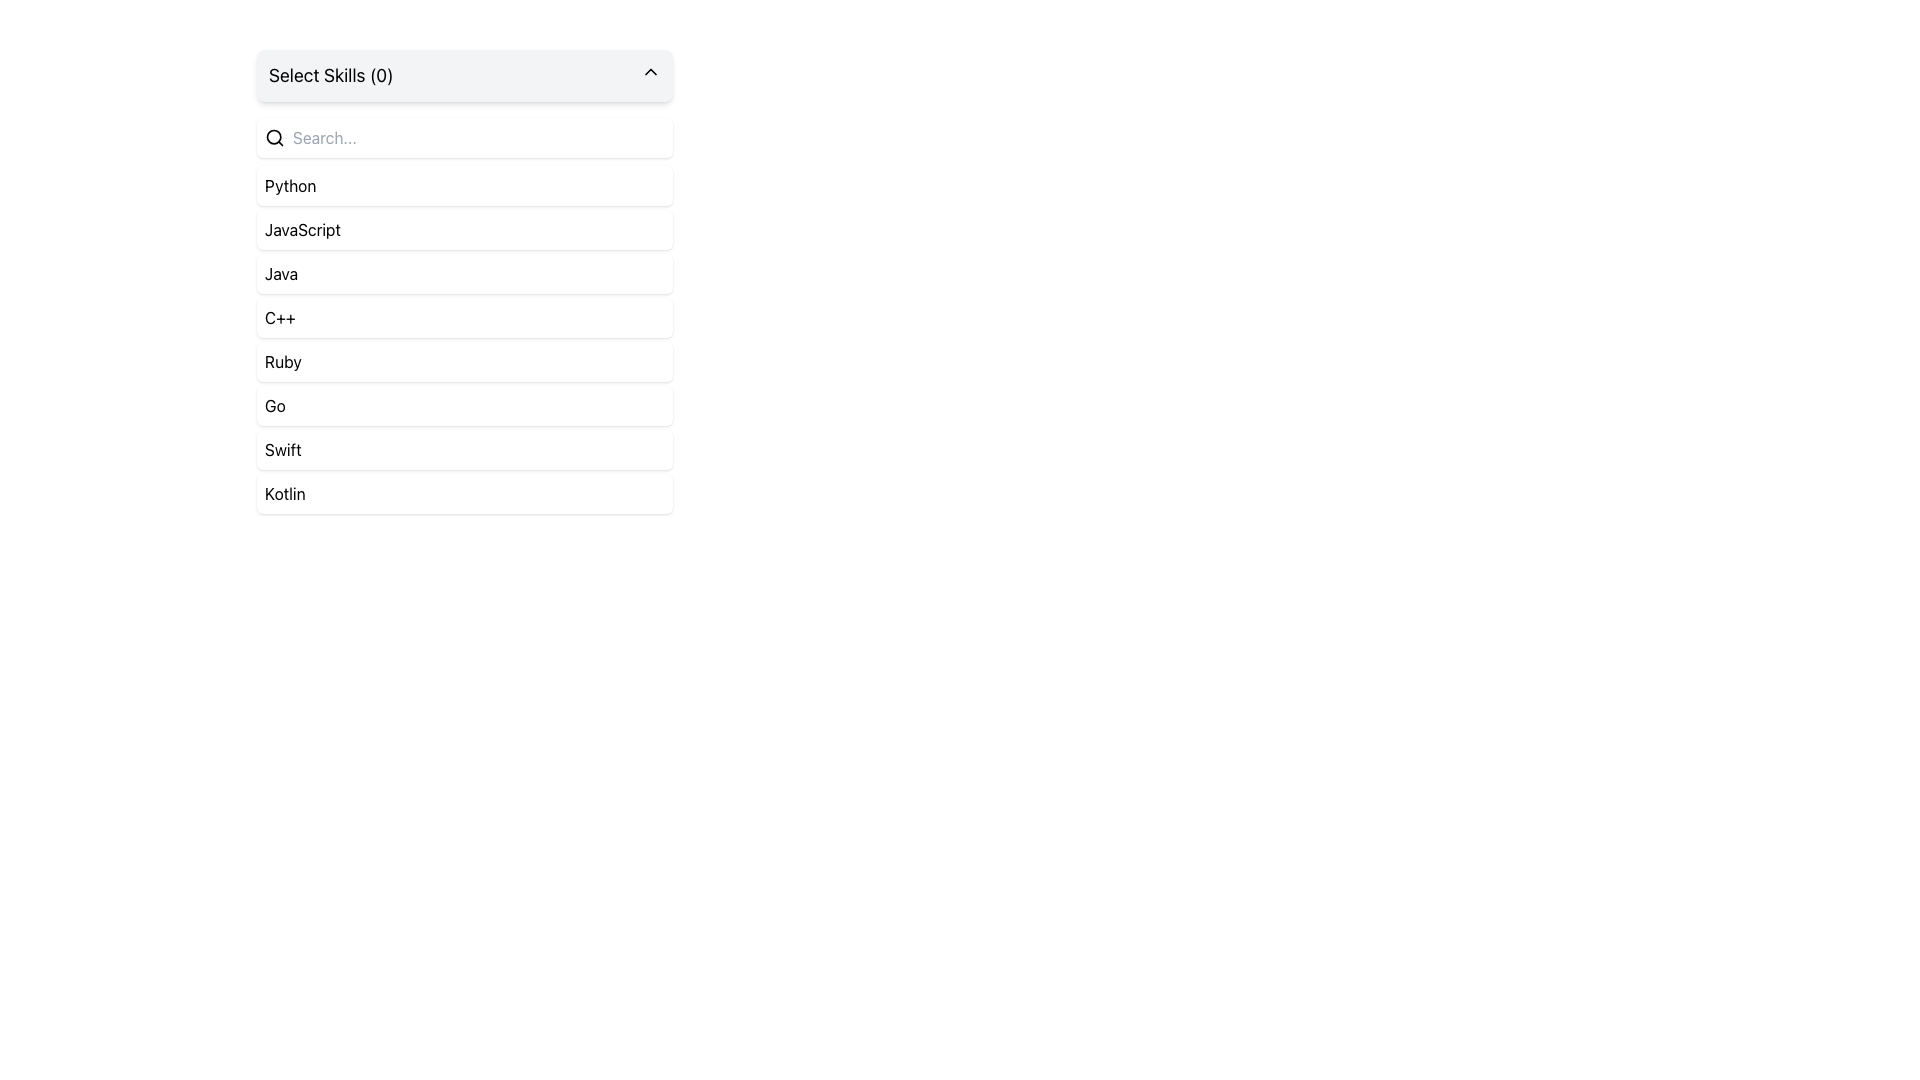 Image resolution: width=1920 pixels, height=1080 pixels. Describe the element at coordinates (464, 315) in the screenshot. I see `the selectable list item labeled 'C++'` at that location.